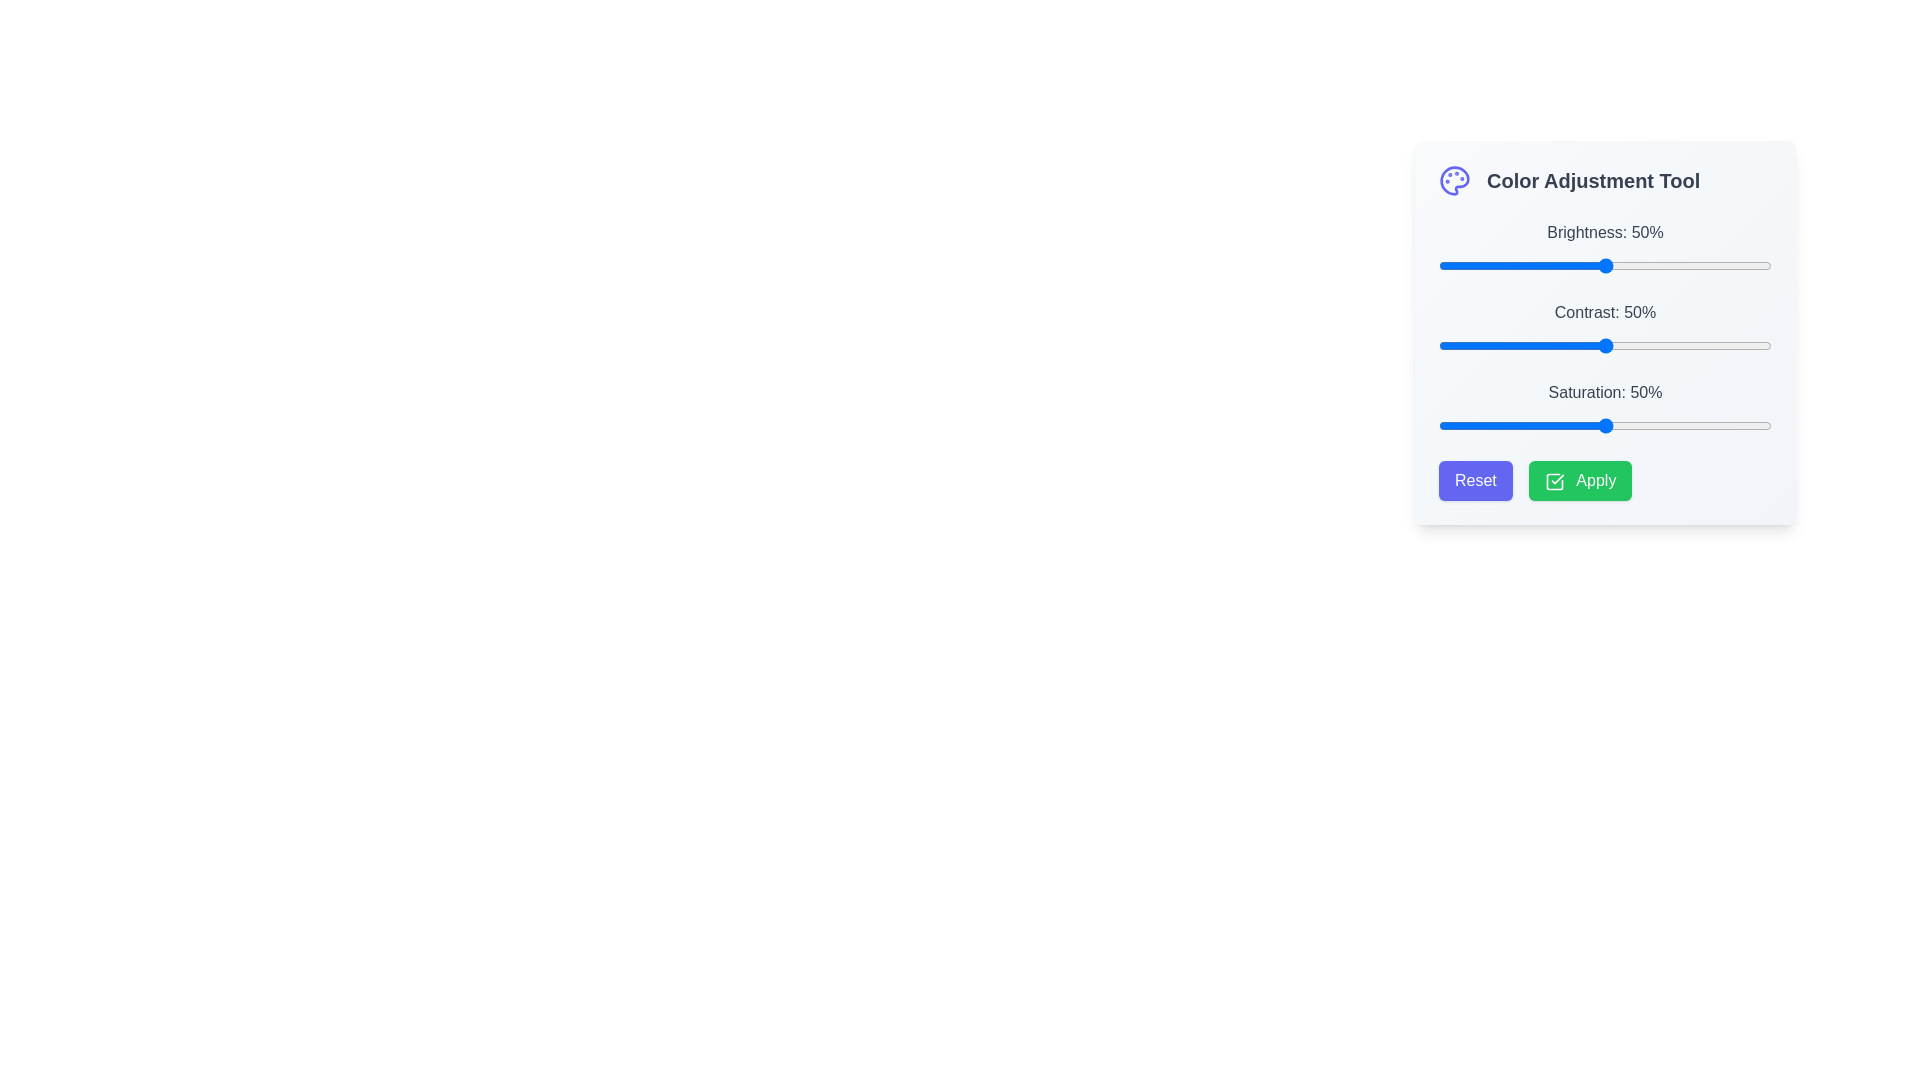 The image size is (1920, 1080). Describe the element at coordinates (1553, 481) in the screenshot. I see `the decorative icon of the 'Apply' button located at the bottom-right corner of the interface, next to the 'Reset' button` at that location.